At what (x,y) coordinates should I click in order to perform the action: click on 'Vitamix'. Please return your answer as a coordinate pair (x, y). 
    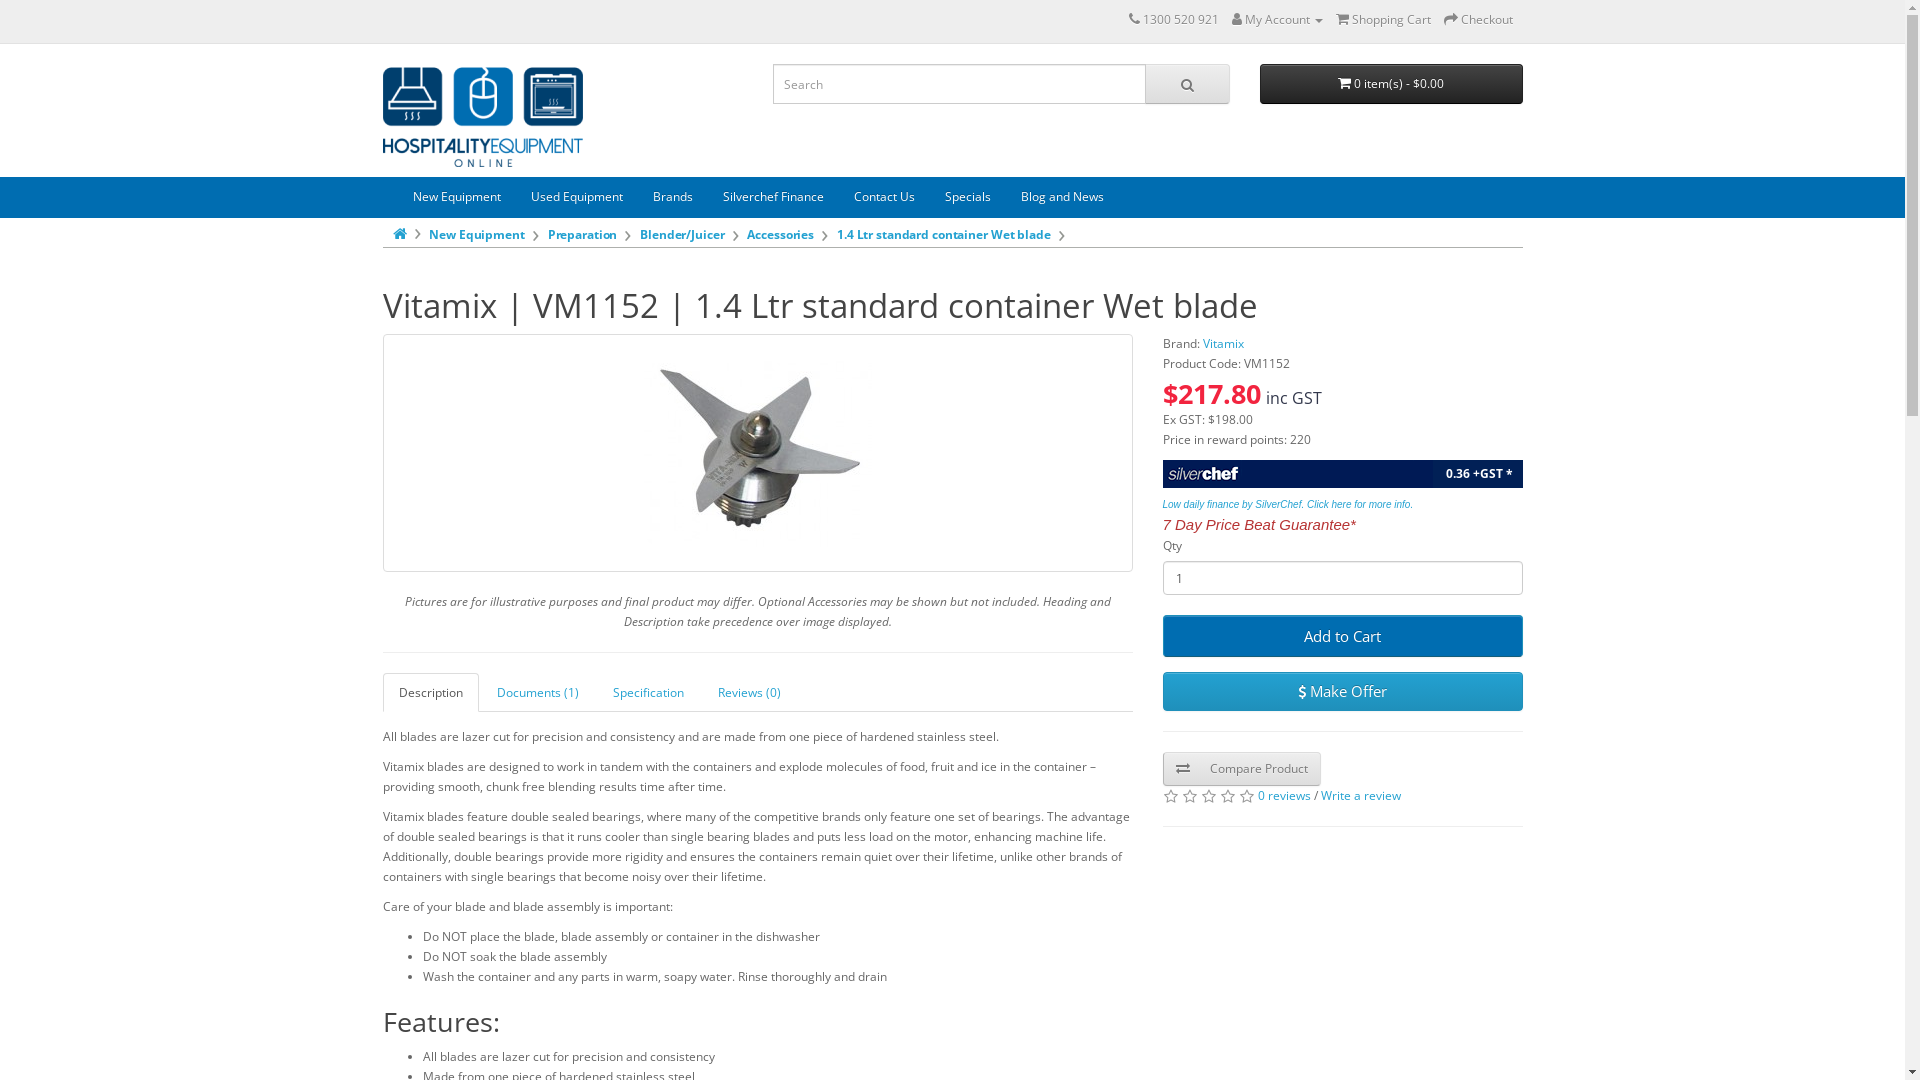
    Looking at the image, I should click on (1221, 342).